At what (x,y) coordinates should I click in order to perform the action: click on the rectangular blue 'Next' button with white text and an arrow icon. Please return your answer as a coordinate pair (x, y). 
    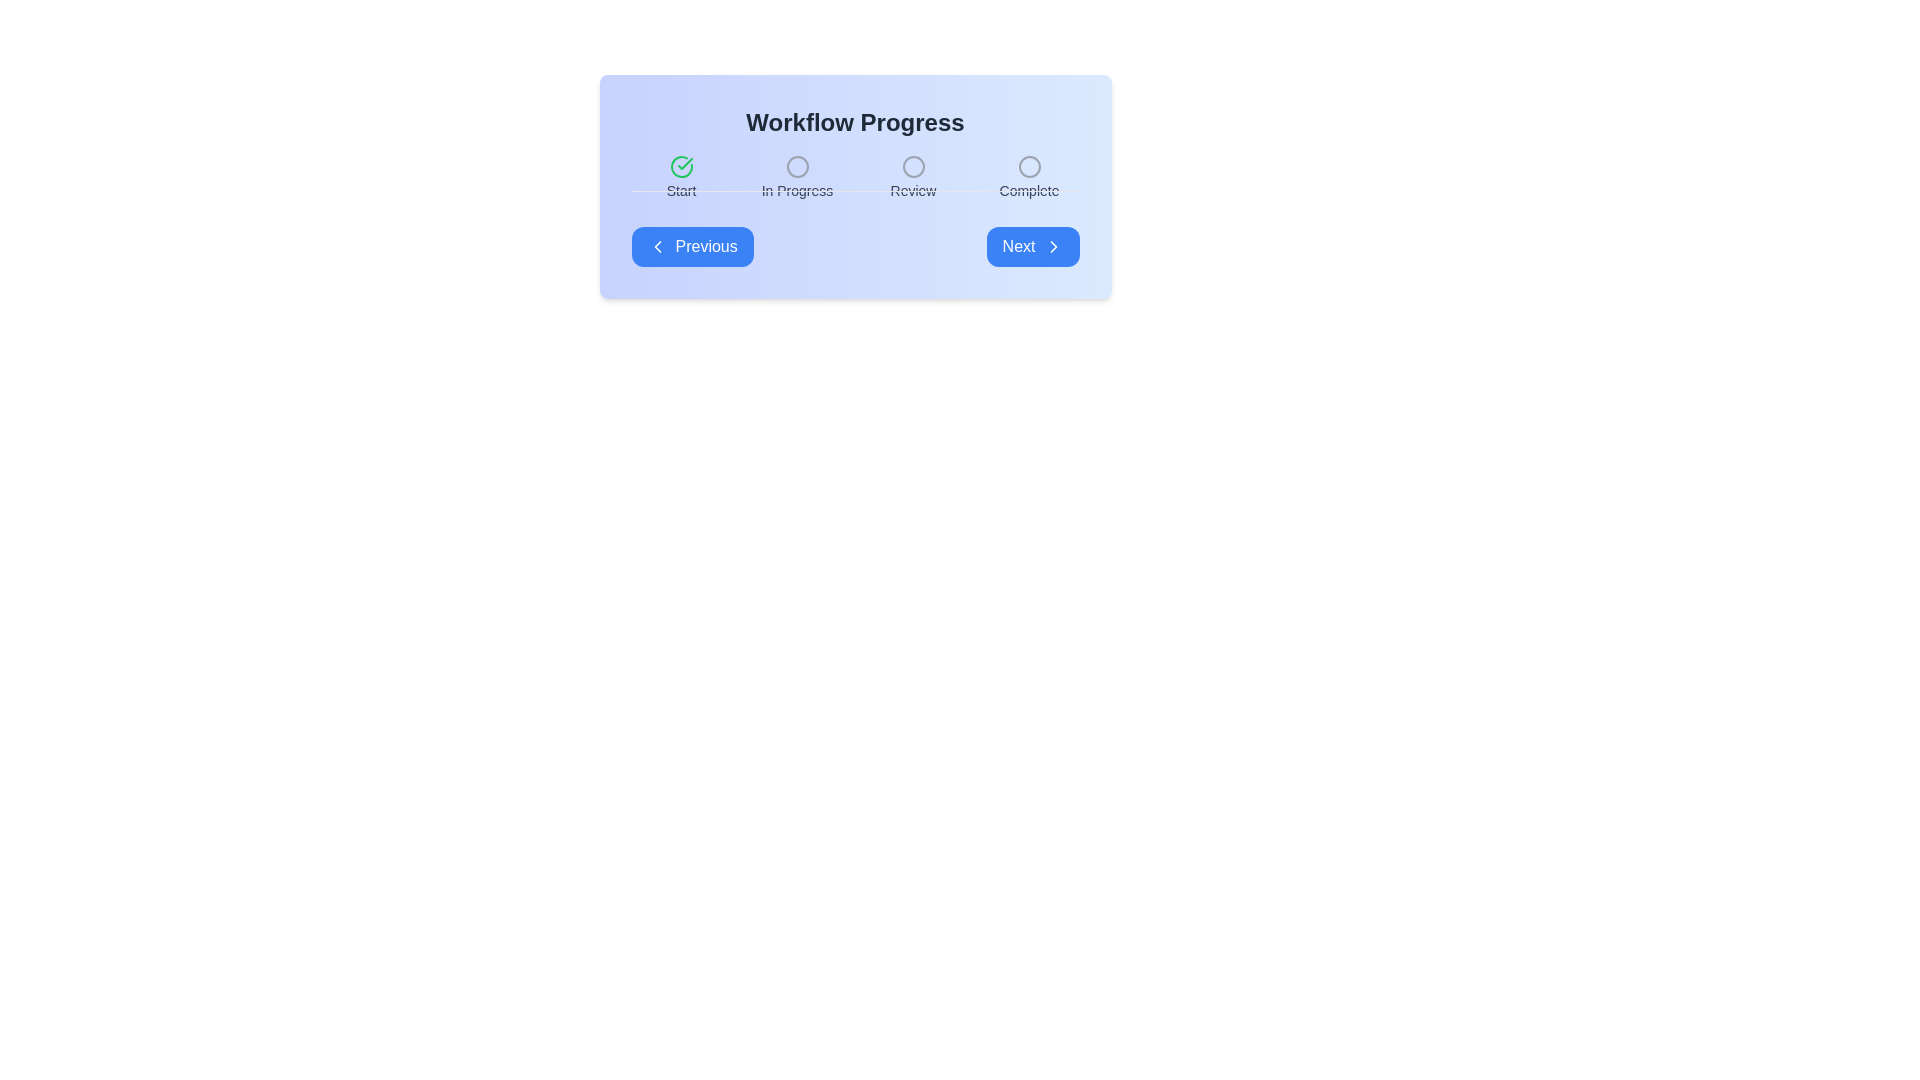
    Looking at the image, I should click on (1032, 245).